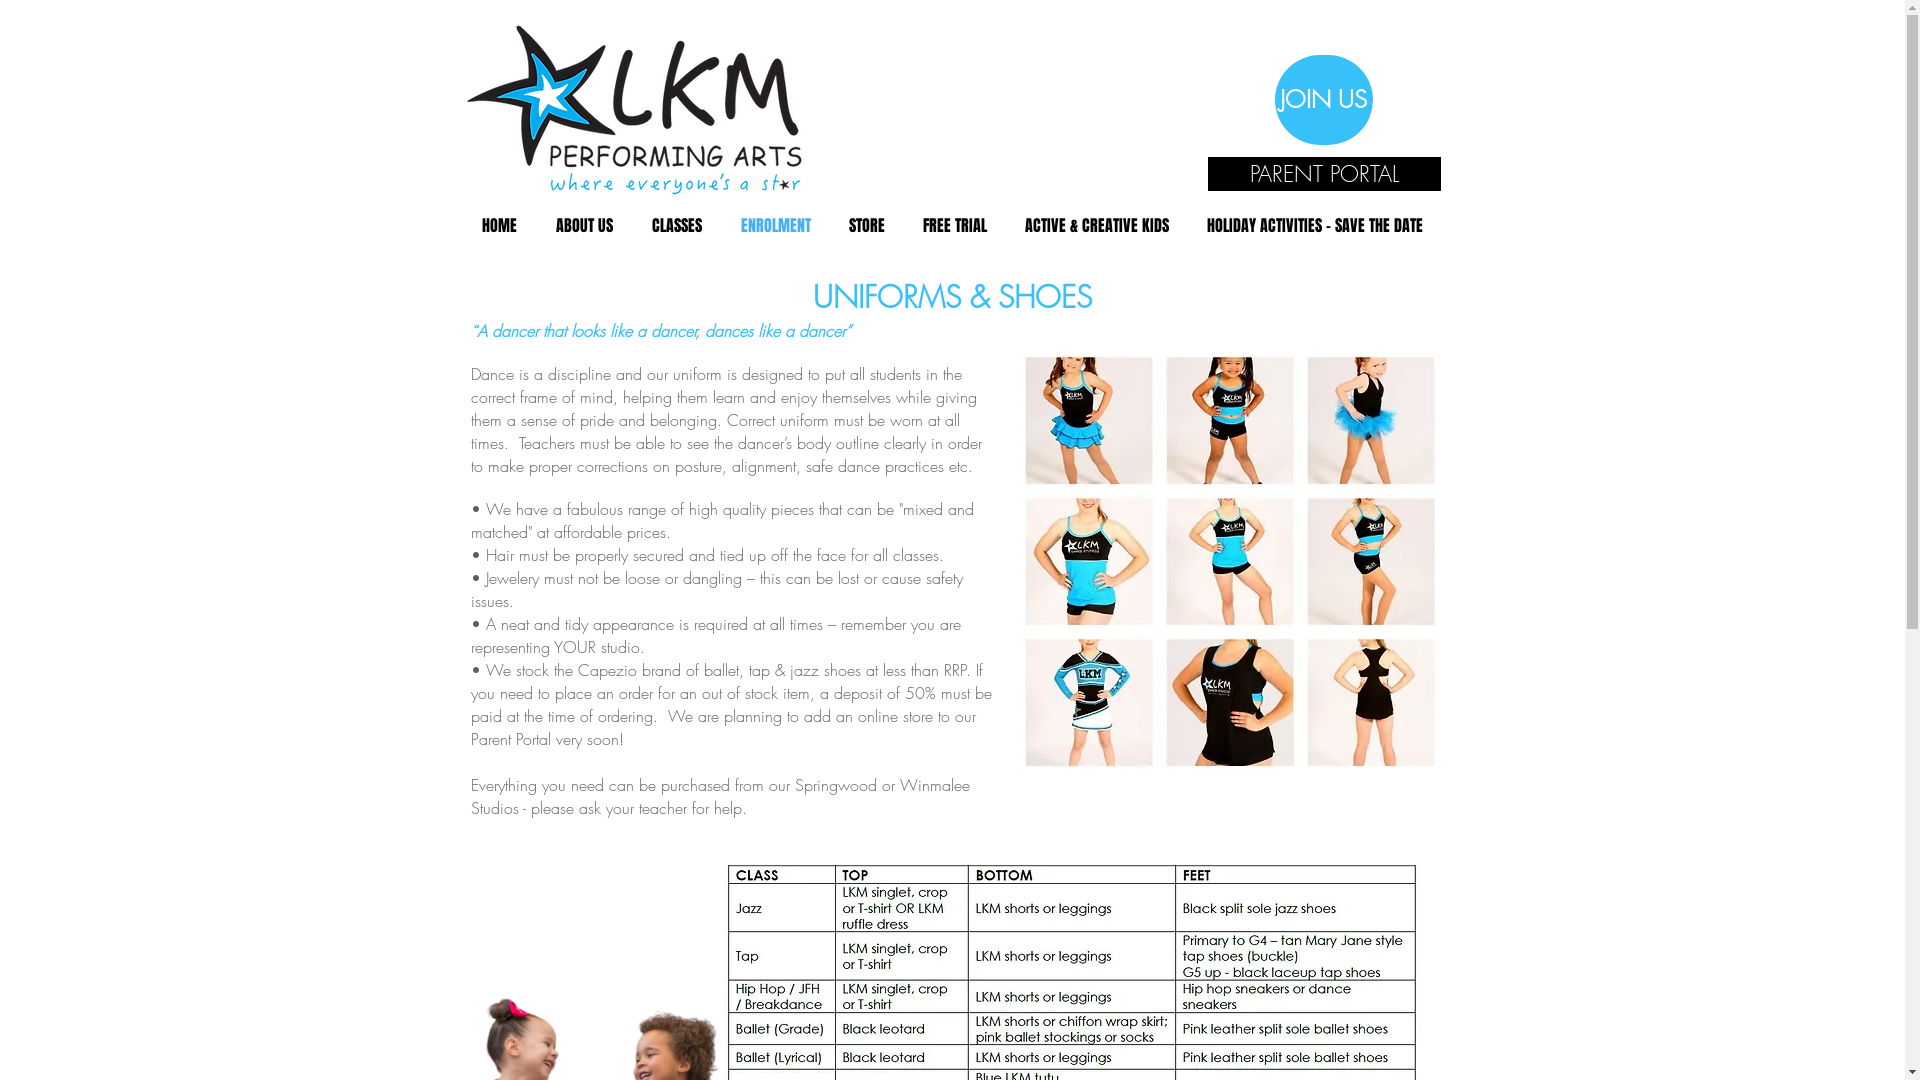  I want to click on 'CLASSES', so click(676, 225).